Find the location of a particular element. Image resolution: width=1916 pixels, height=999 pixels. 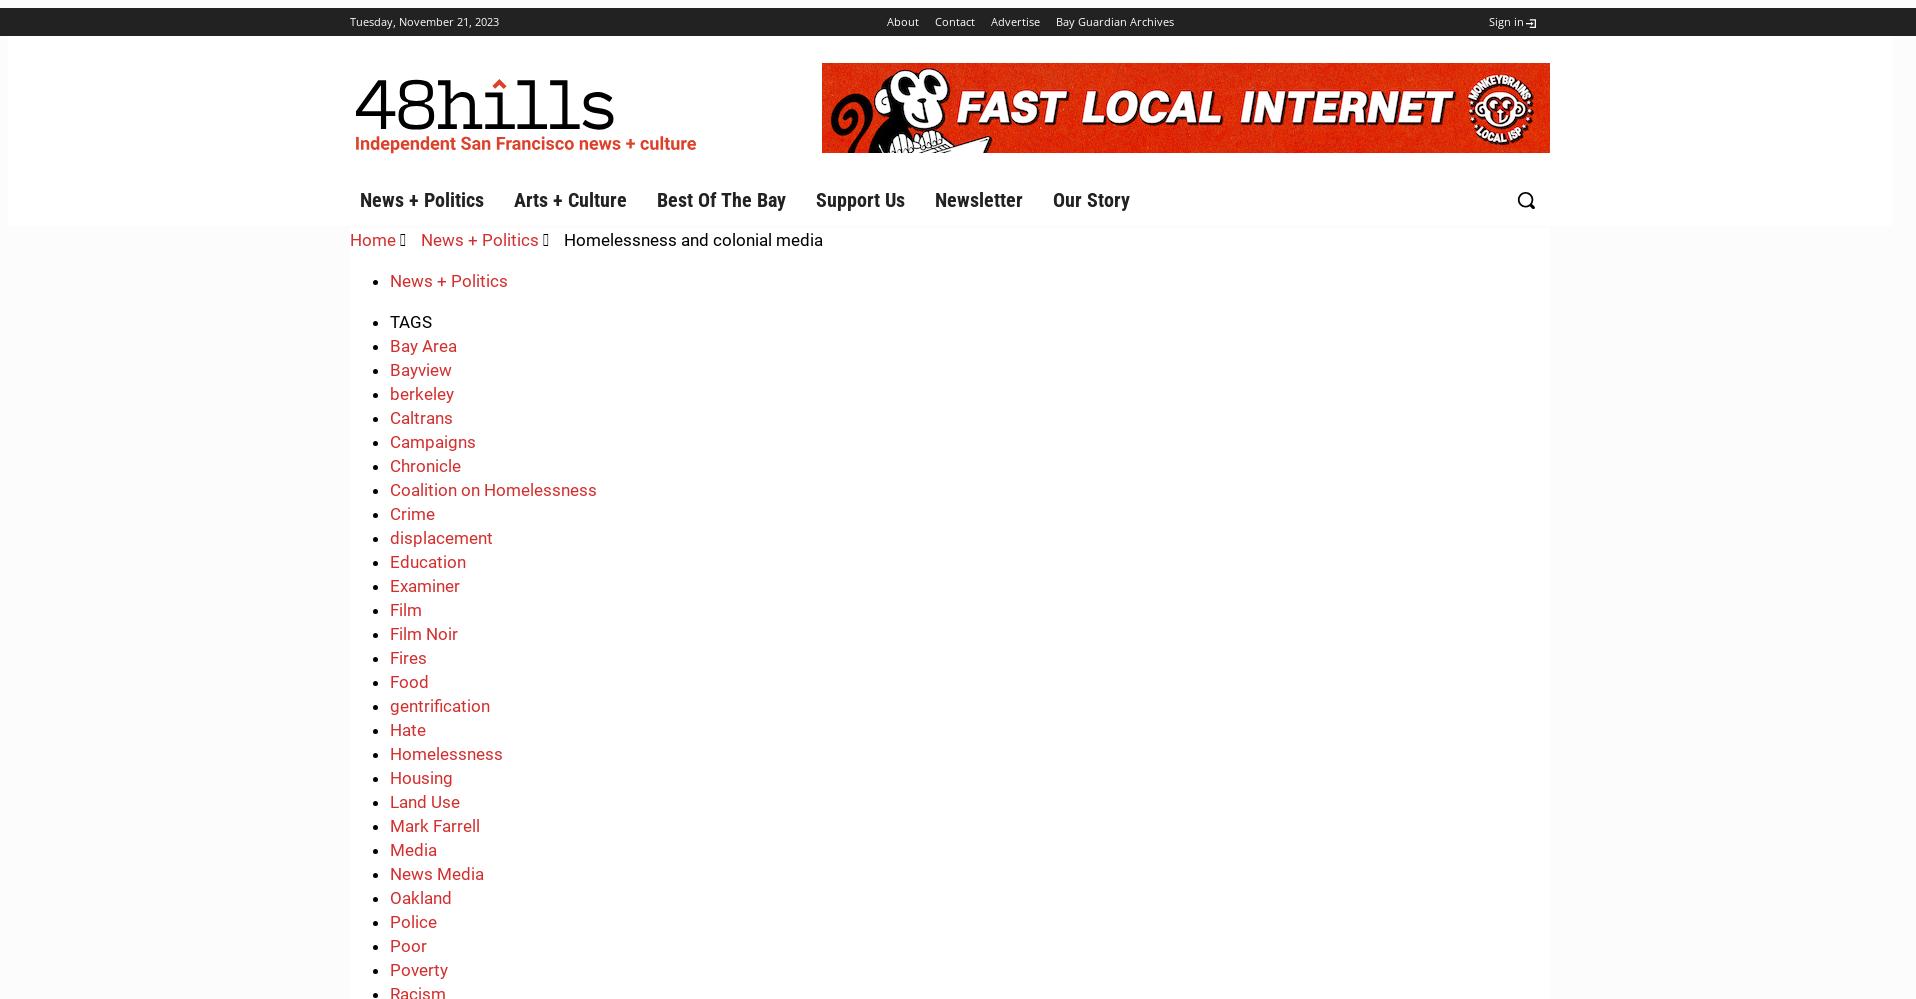

'Caltrans' is located at coordinates (388, 416).